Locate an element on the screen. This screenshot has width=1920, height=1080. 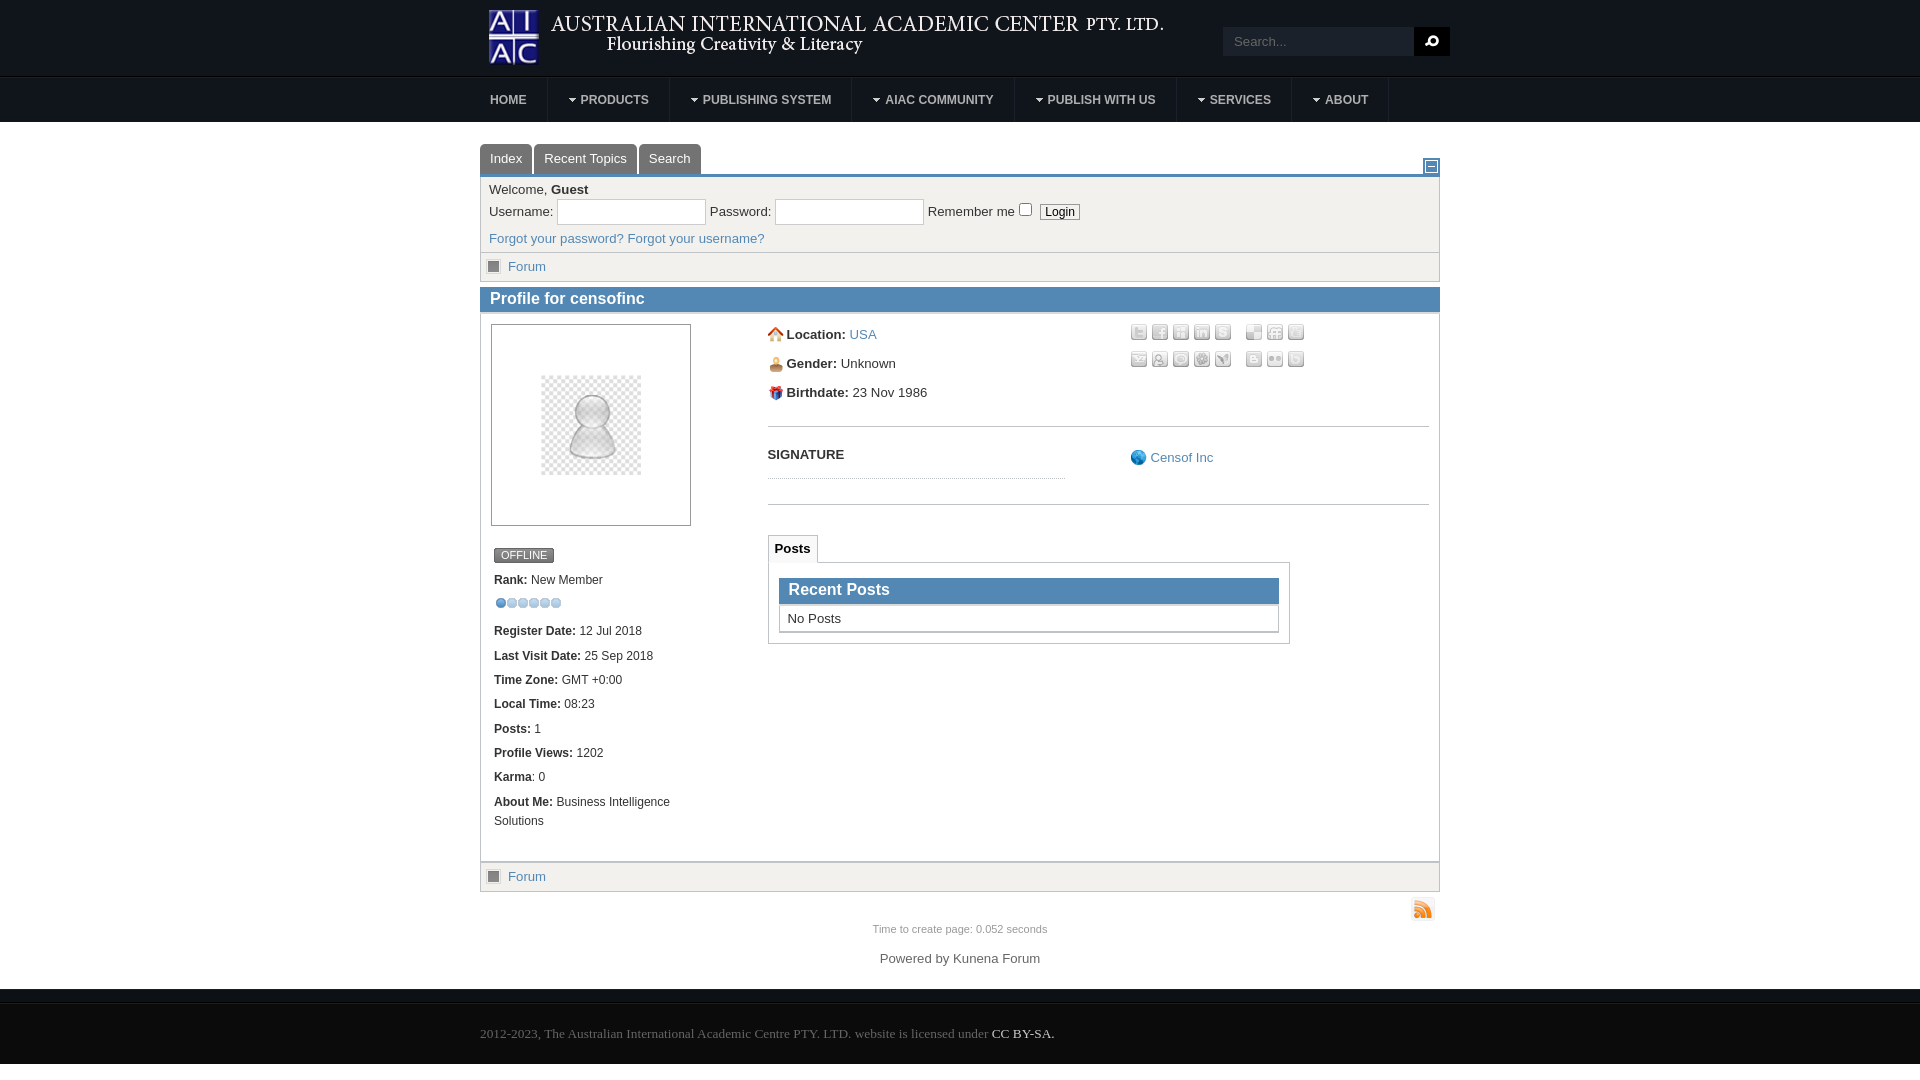
'HOME' is located at coordinates (508, 100).